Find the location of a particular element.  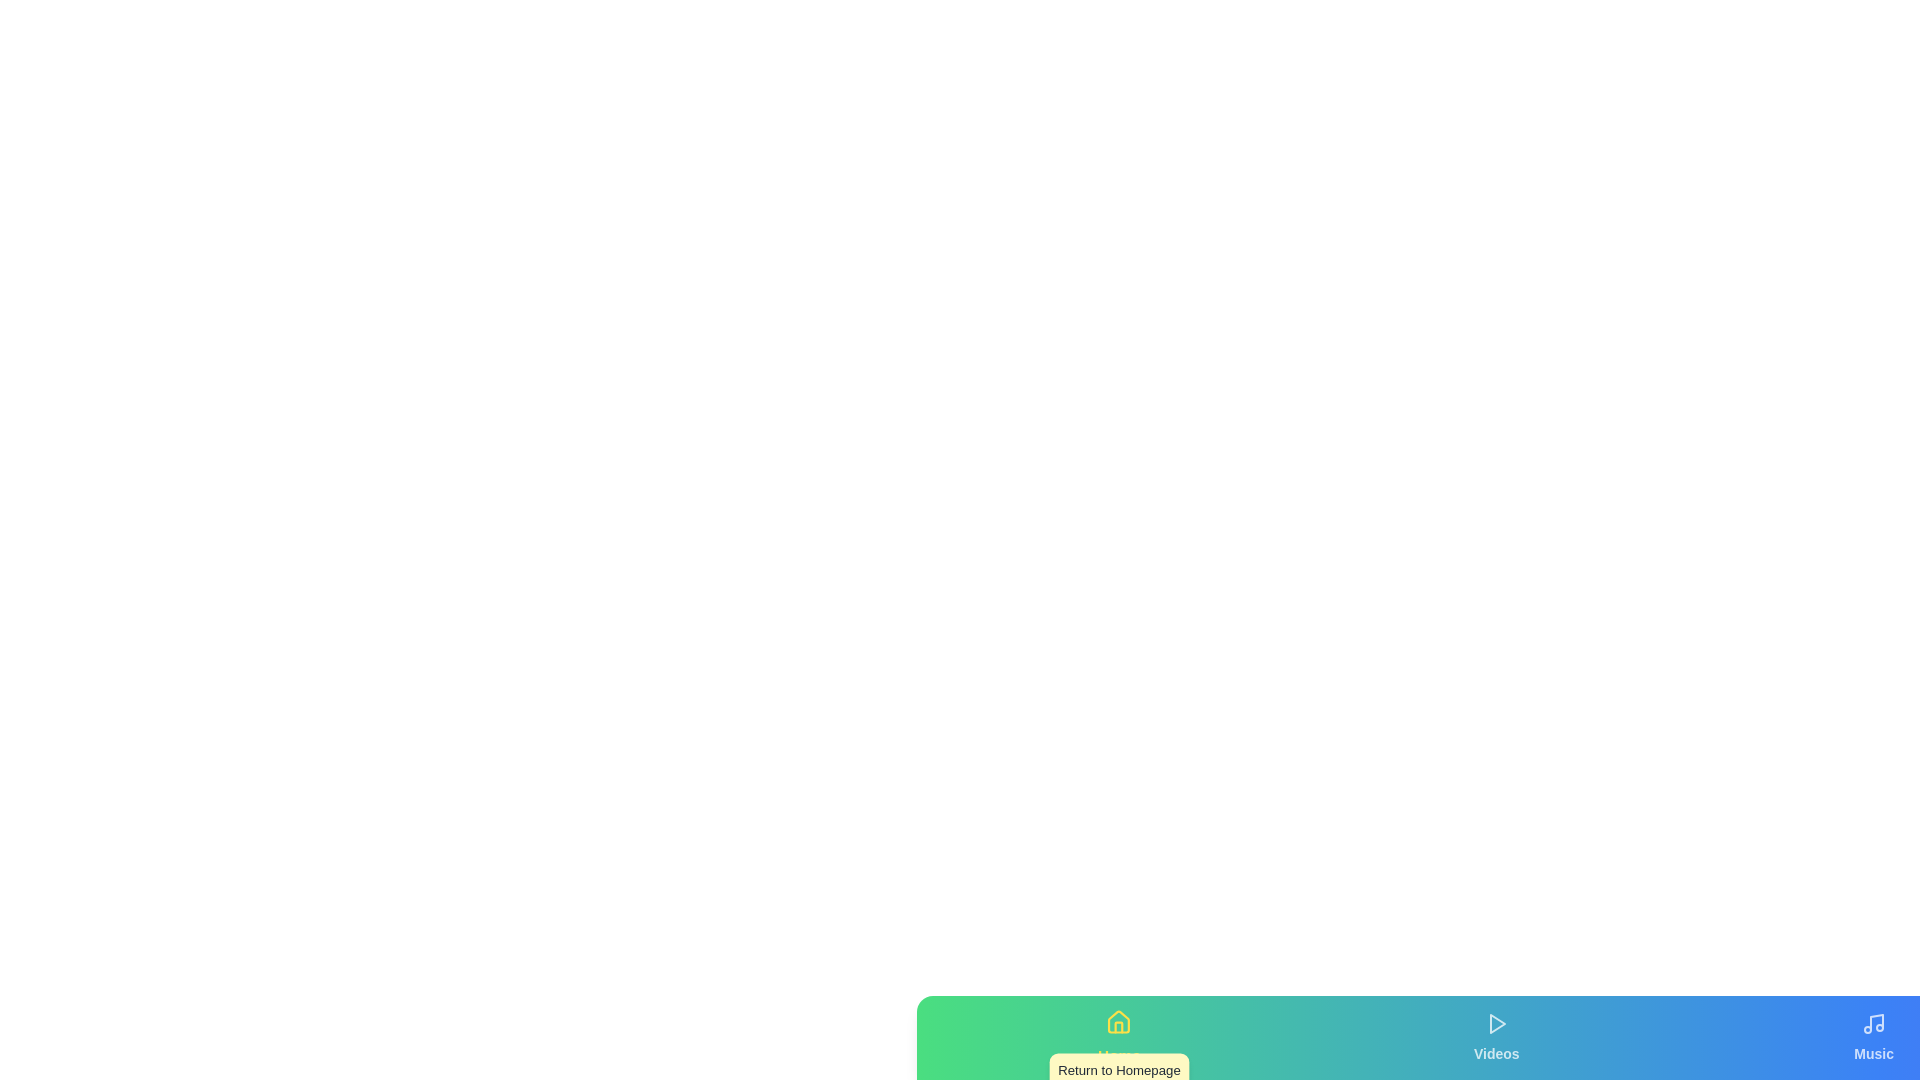

the tab labeled Home to navigate to its related content is located at coordinates (1118, 1036).